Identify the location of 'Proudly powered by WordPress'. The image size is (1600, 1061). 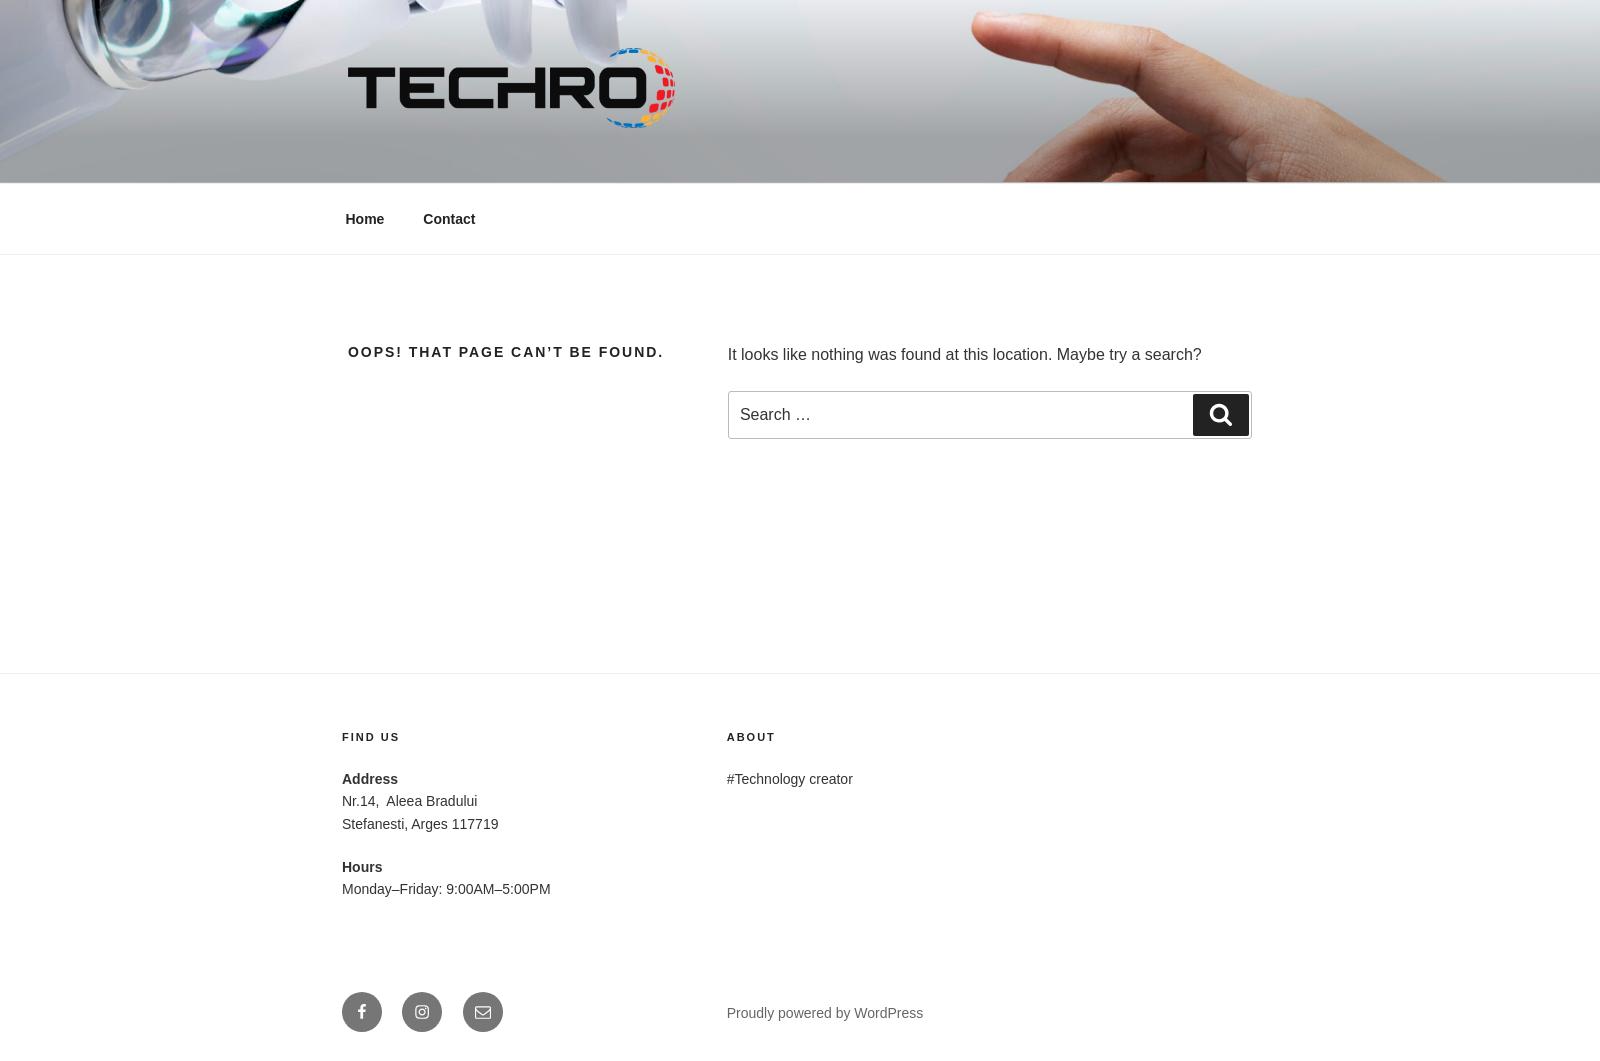
(823, 1010).